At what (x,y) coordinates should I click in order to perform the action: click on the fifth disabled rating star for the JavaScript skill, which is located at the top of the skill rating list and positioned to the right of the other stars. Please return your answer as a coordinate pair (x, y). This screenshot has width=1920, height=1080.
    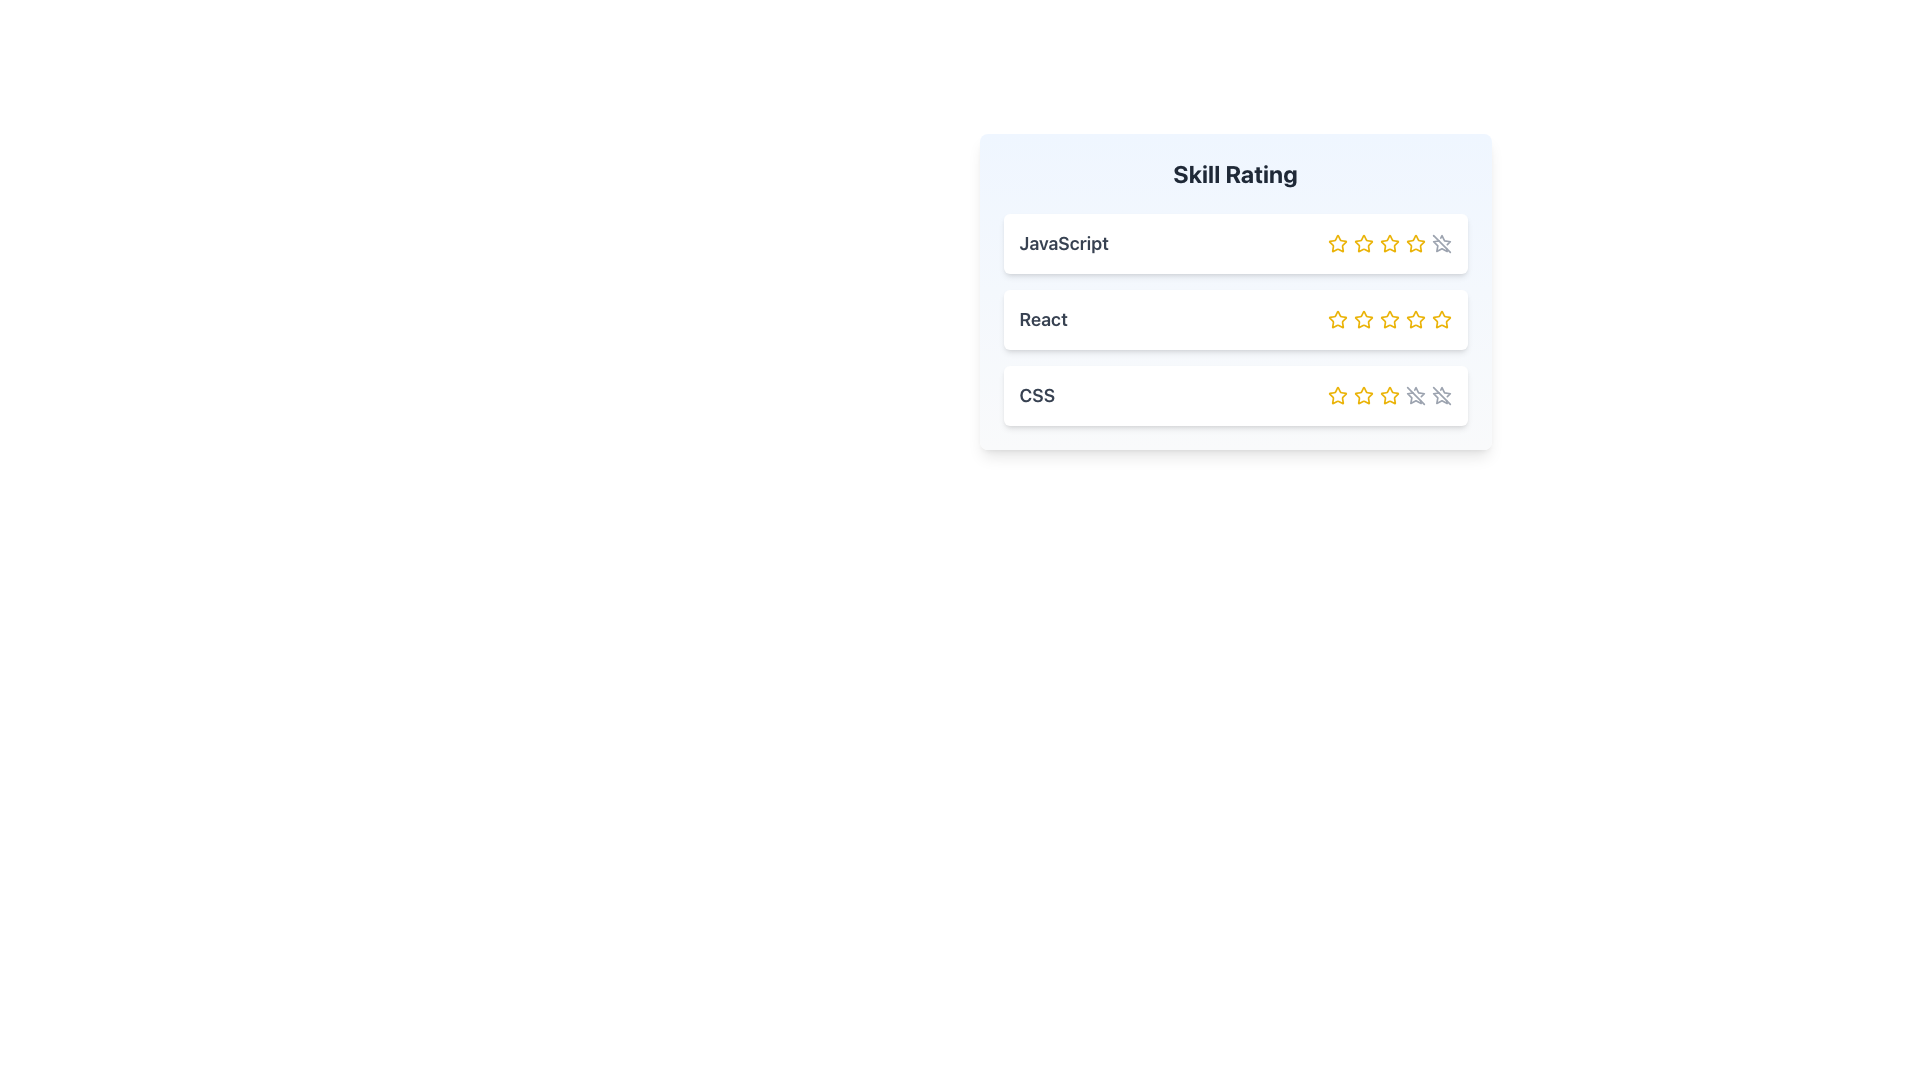
    Looking at the image, I should click on (1441, 242).